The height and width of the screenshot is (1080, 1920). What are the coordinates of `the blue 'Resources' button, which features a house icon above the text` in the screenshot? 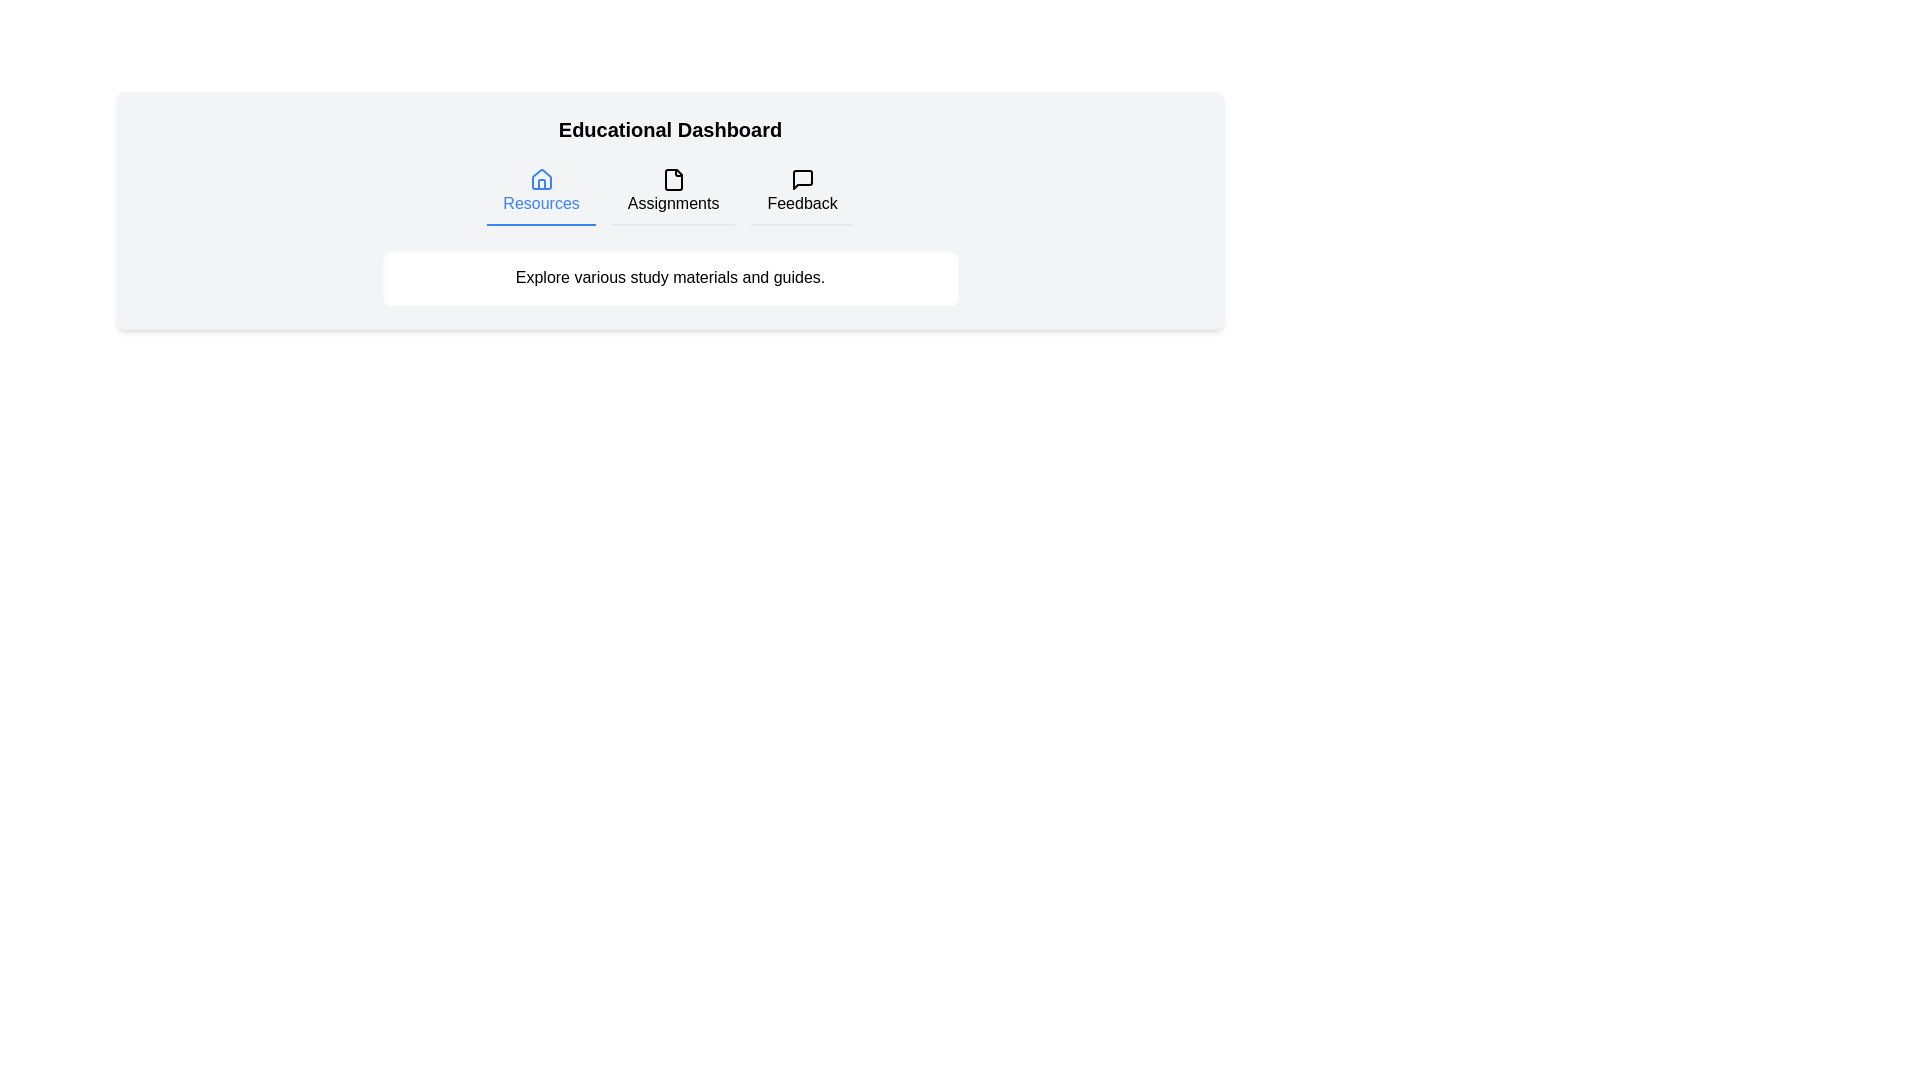 It's located at (541, 192).